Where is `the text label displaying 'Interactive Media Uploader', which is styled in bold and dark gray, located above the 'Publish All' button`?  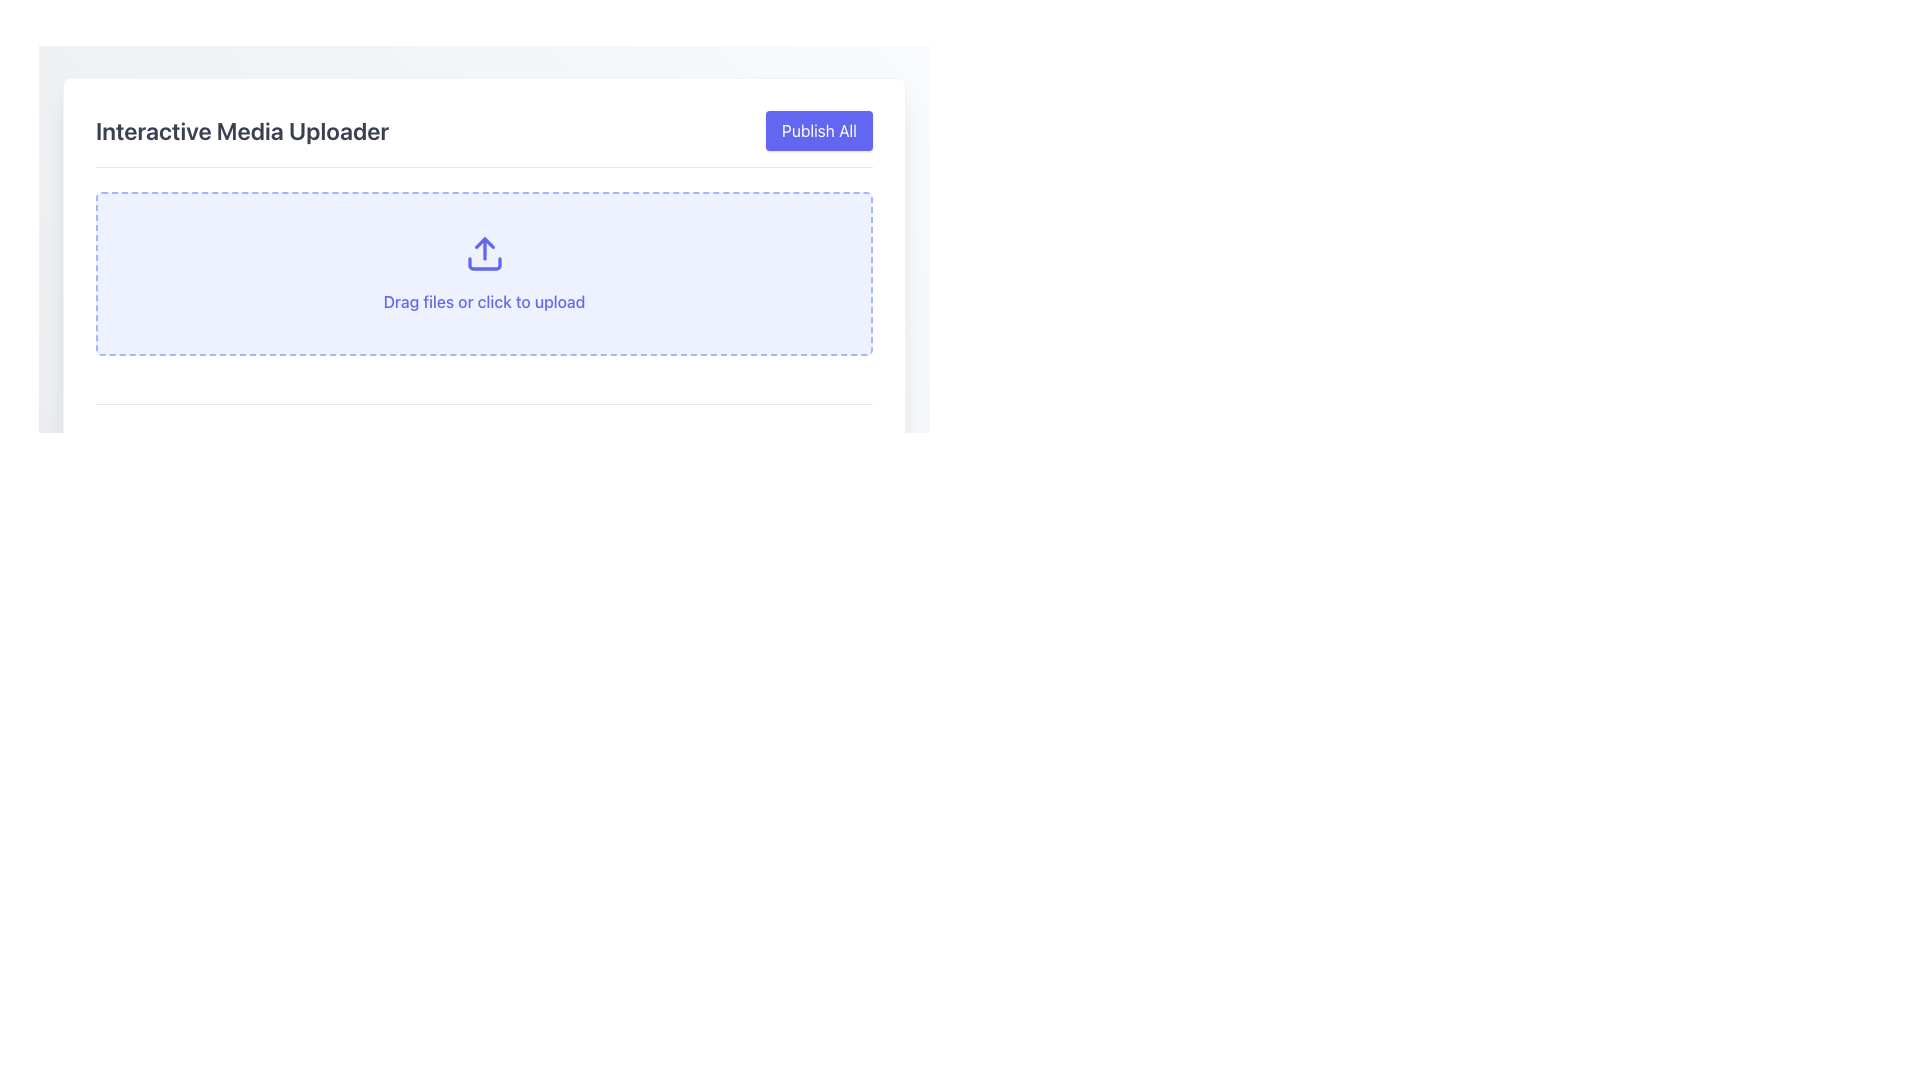
the text label displaying 'Interactive Media Uploader', which is styled in bold and dark gray, located above the 'Publish All' button is located at coordinates (241, 131).